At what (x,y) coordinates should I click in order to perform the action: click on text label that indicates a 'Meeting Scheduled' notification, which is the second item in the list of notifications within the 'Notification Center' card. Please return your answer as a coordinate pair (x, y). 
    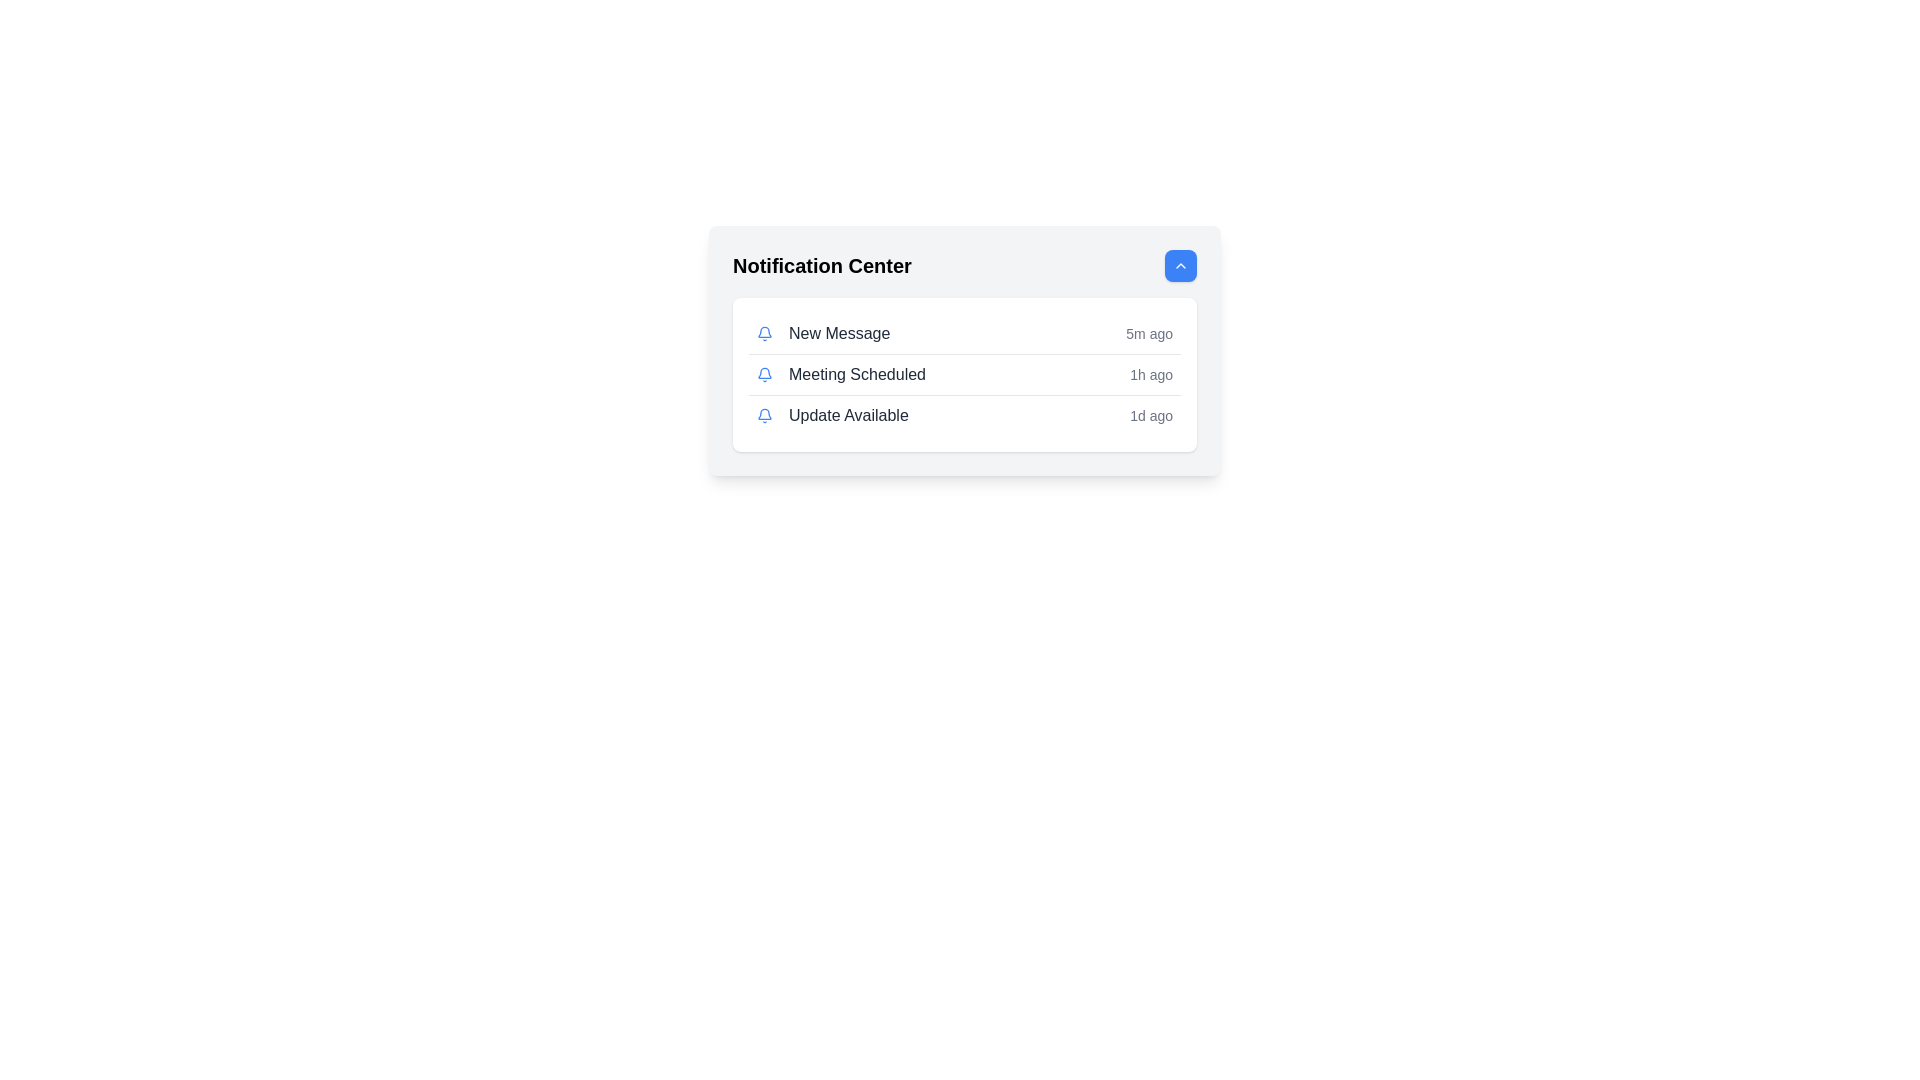
    Looking at the image, I should click on (857, 374).